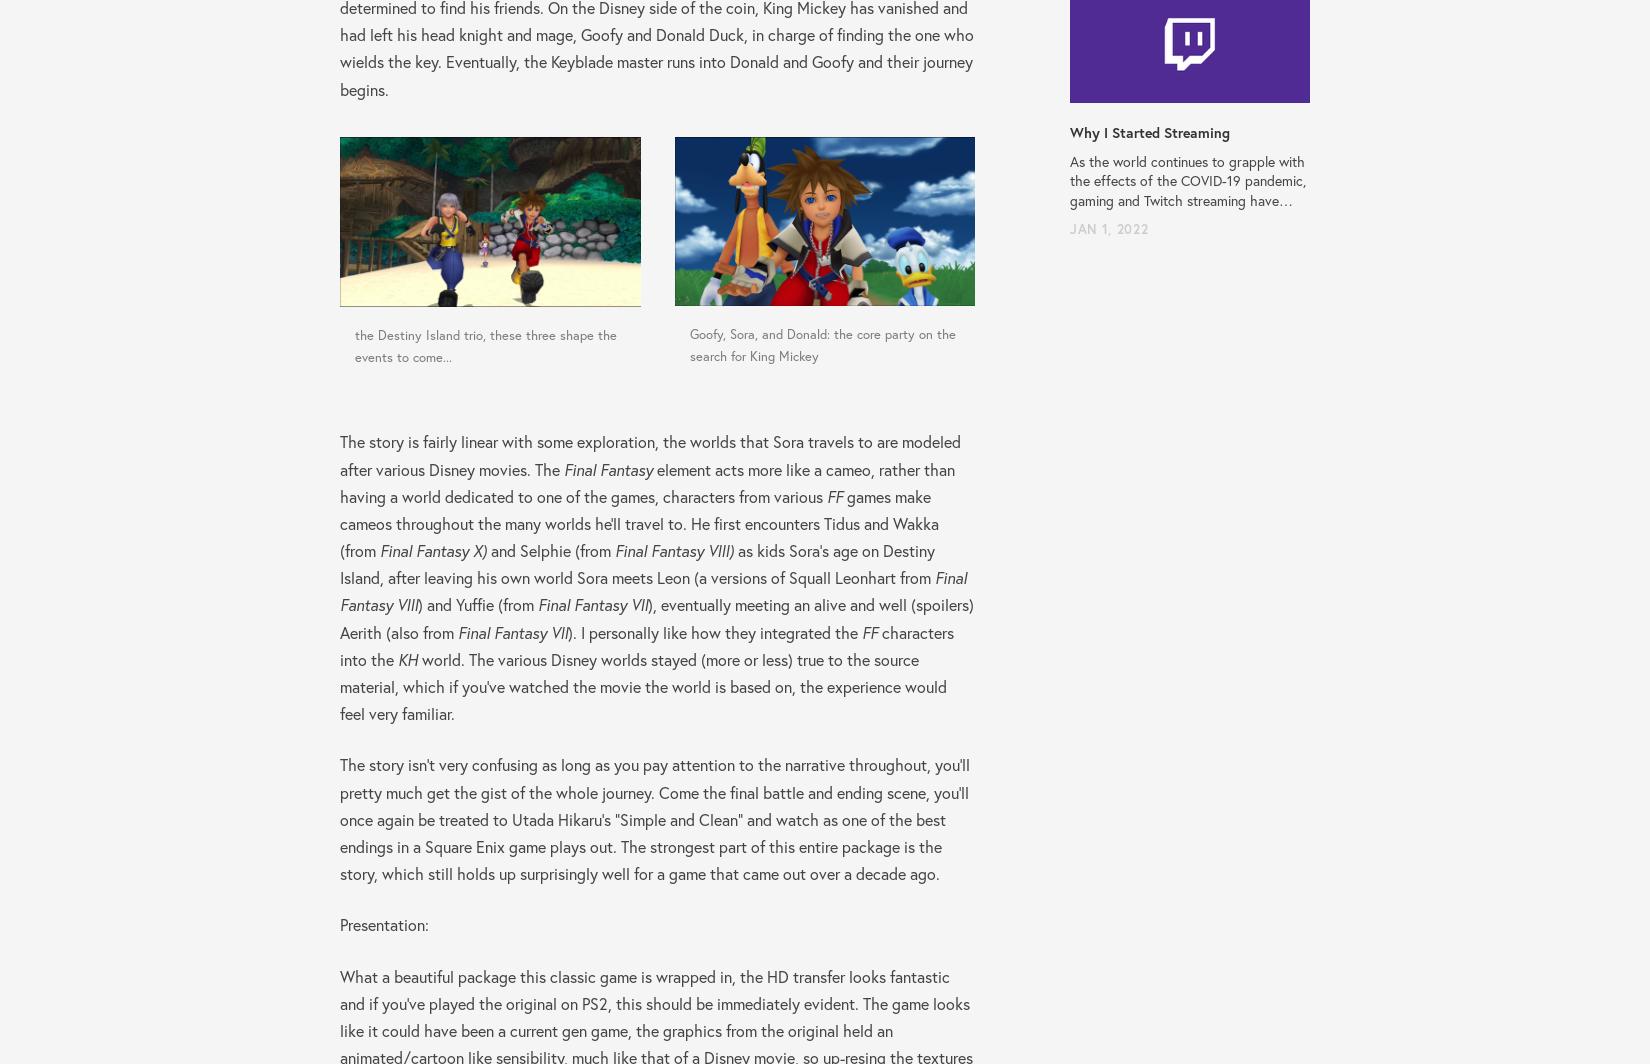 The width and height of the screenshot is (1650, 1064). Describe the element at coordinates (654, 818) in the screenshot. I see `'The story isn’t very confusing as
long as you pay attention to the narrative throughout, you’ll pretty much get
the gist of the whole journey. Come the final battle and ending scene, you’ll
once again be treated to Utada Hikaru’s “Simple and Clean” and watch as one of
the best endings in a Square Enix game plays out. The strongest part of this
entire package is the story, which still holds up surprisingly well for a game
that came out over a decade ago.'` at that location.